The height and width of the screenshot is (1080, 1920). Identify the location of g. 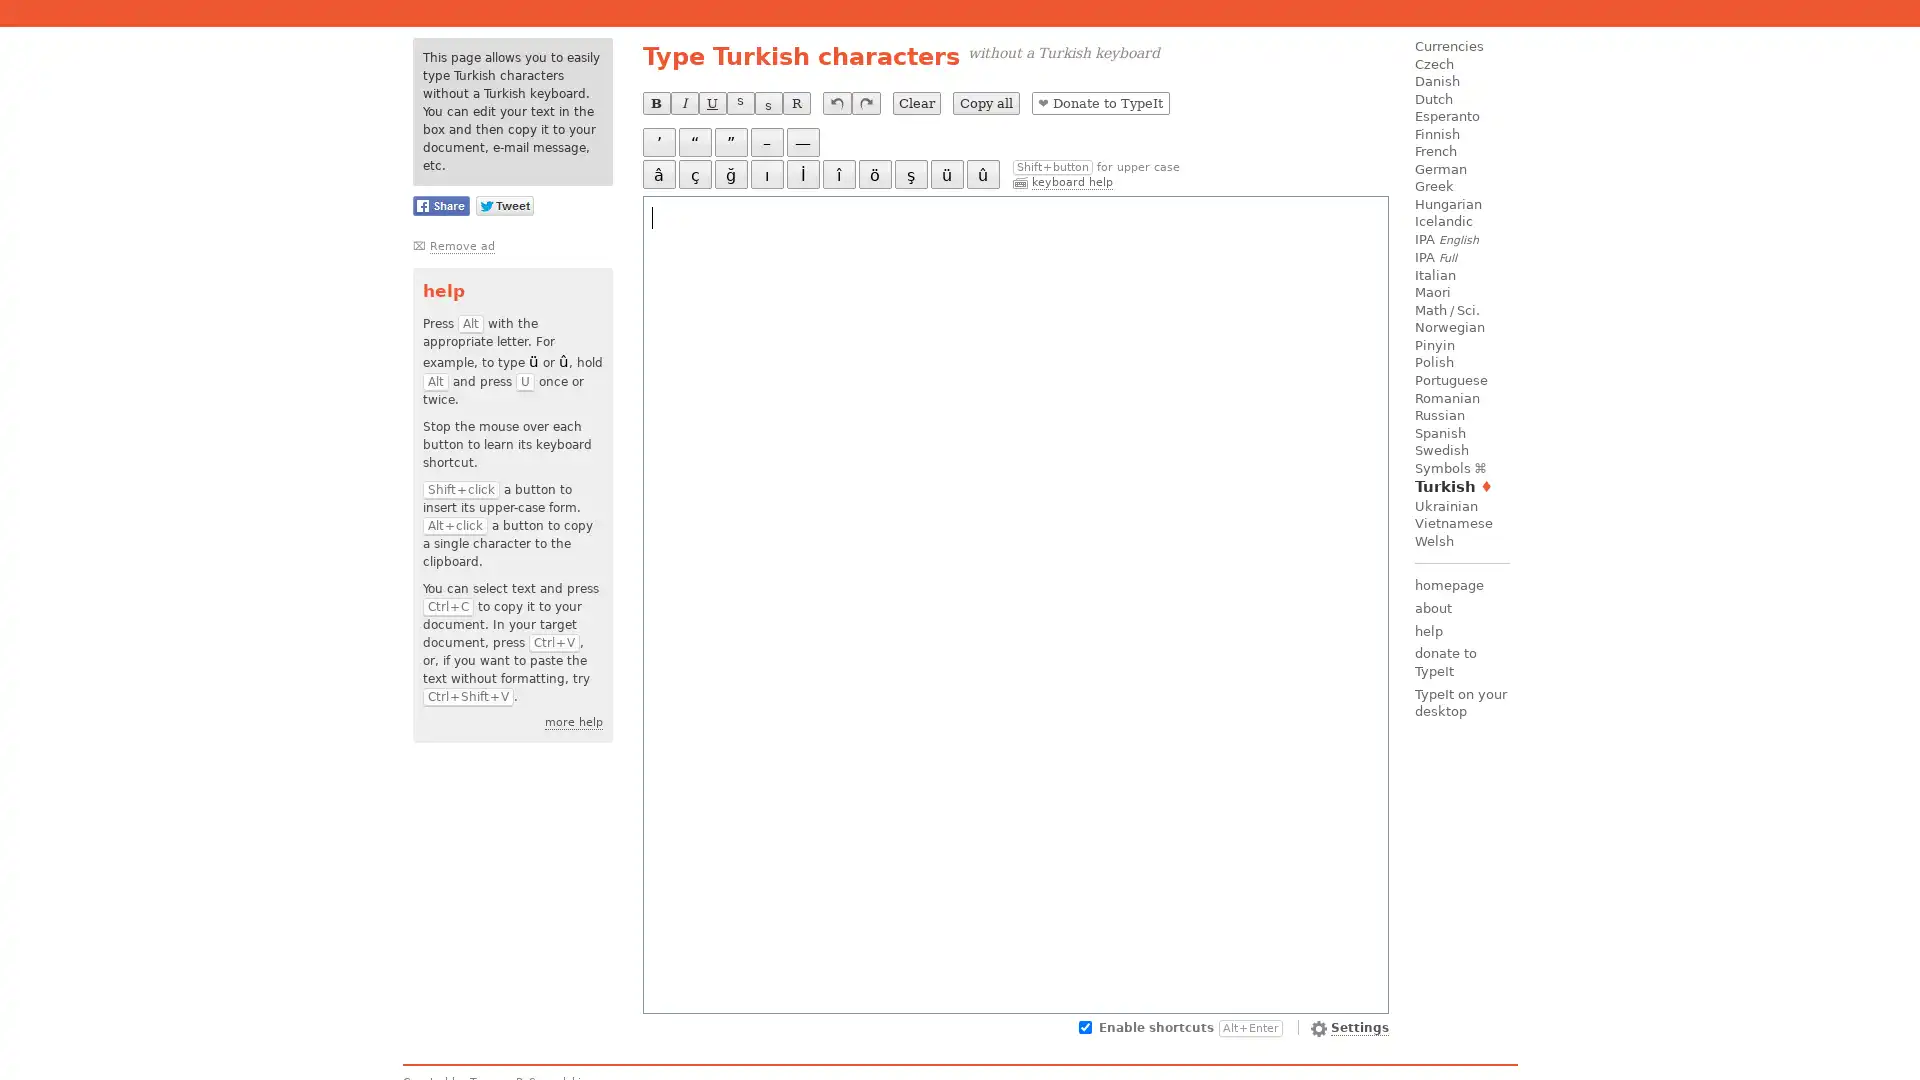
(729, 173).